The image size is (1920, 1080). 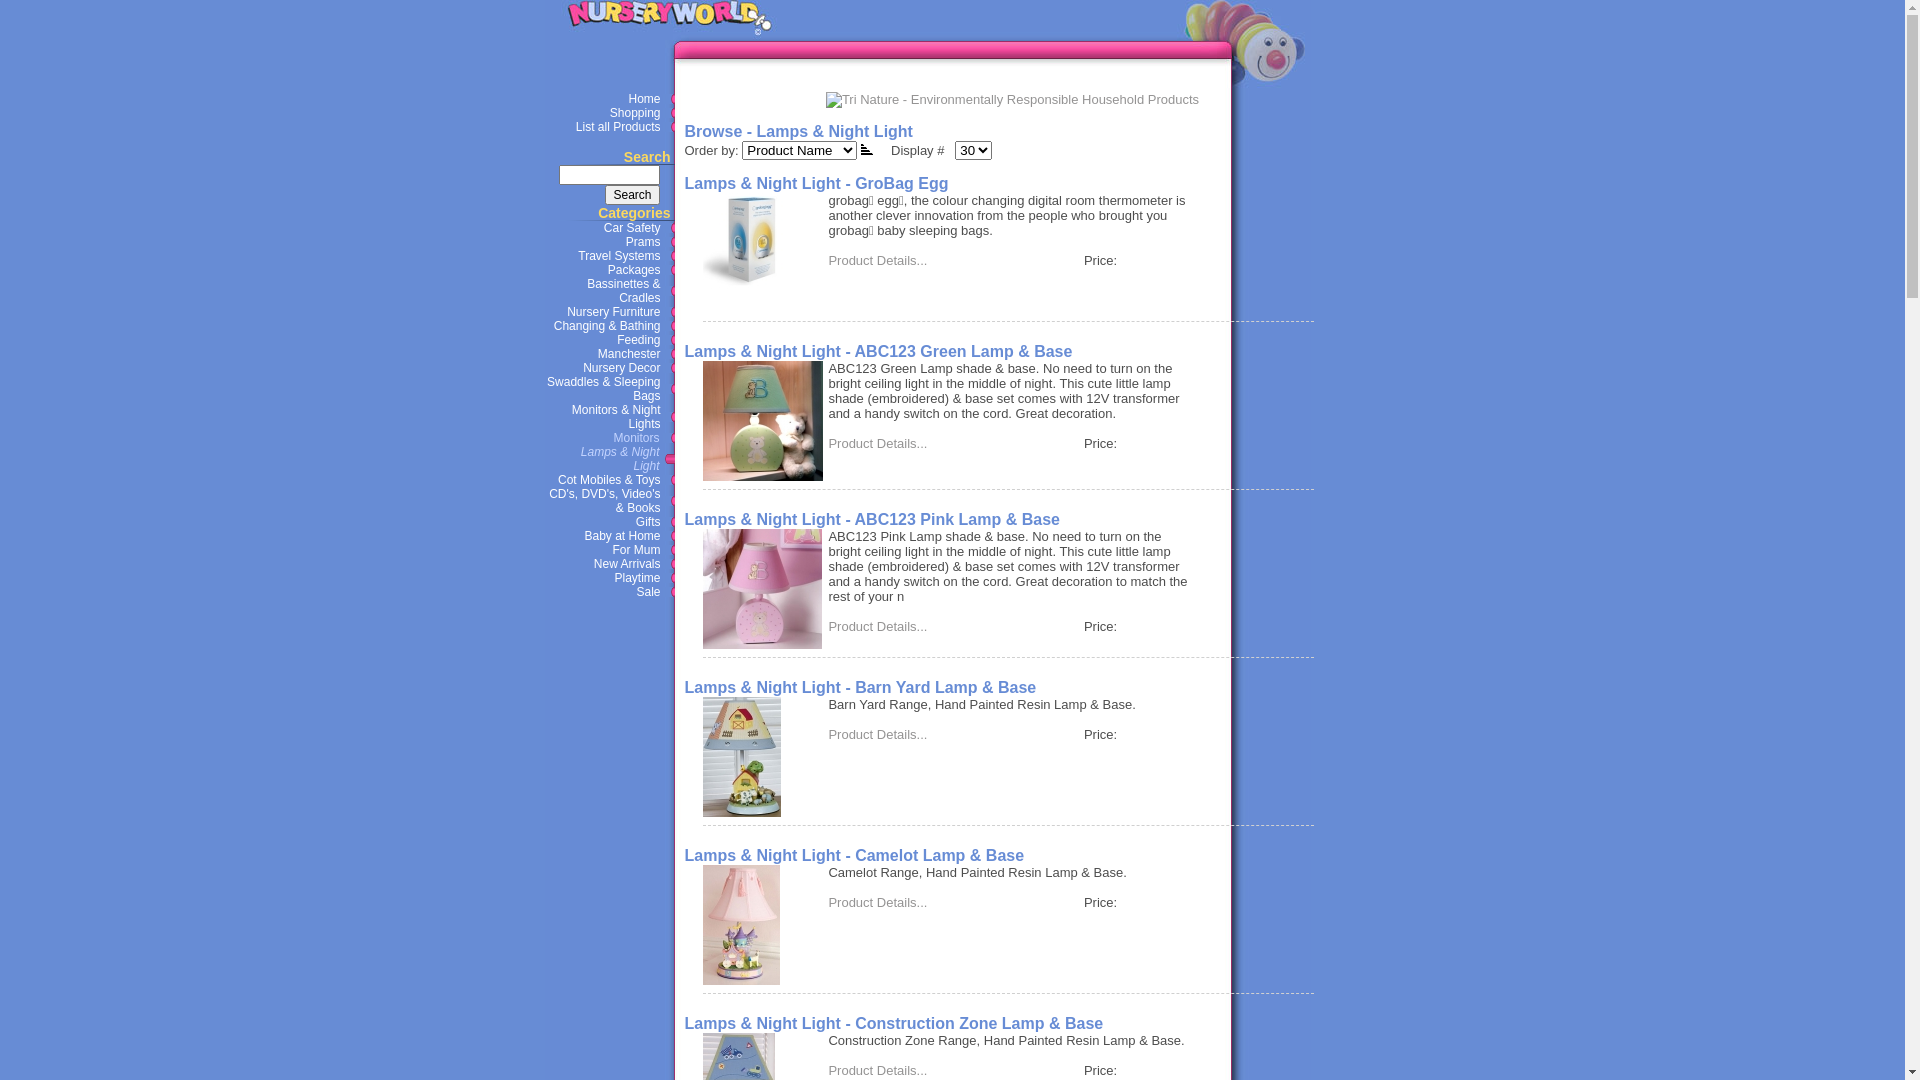 I want to click on 'Search', so click(x=631, y=195).